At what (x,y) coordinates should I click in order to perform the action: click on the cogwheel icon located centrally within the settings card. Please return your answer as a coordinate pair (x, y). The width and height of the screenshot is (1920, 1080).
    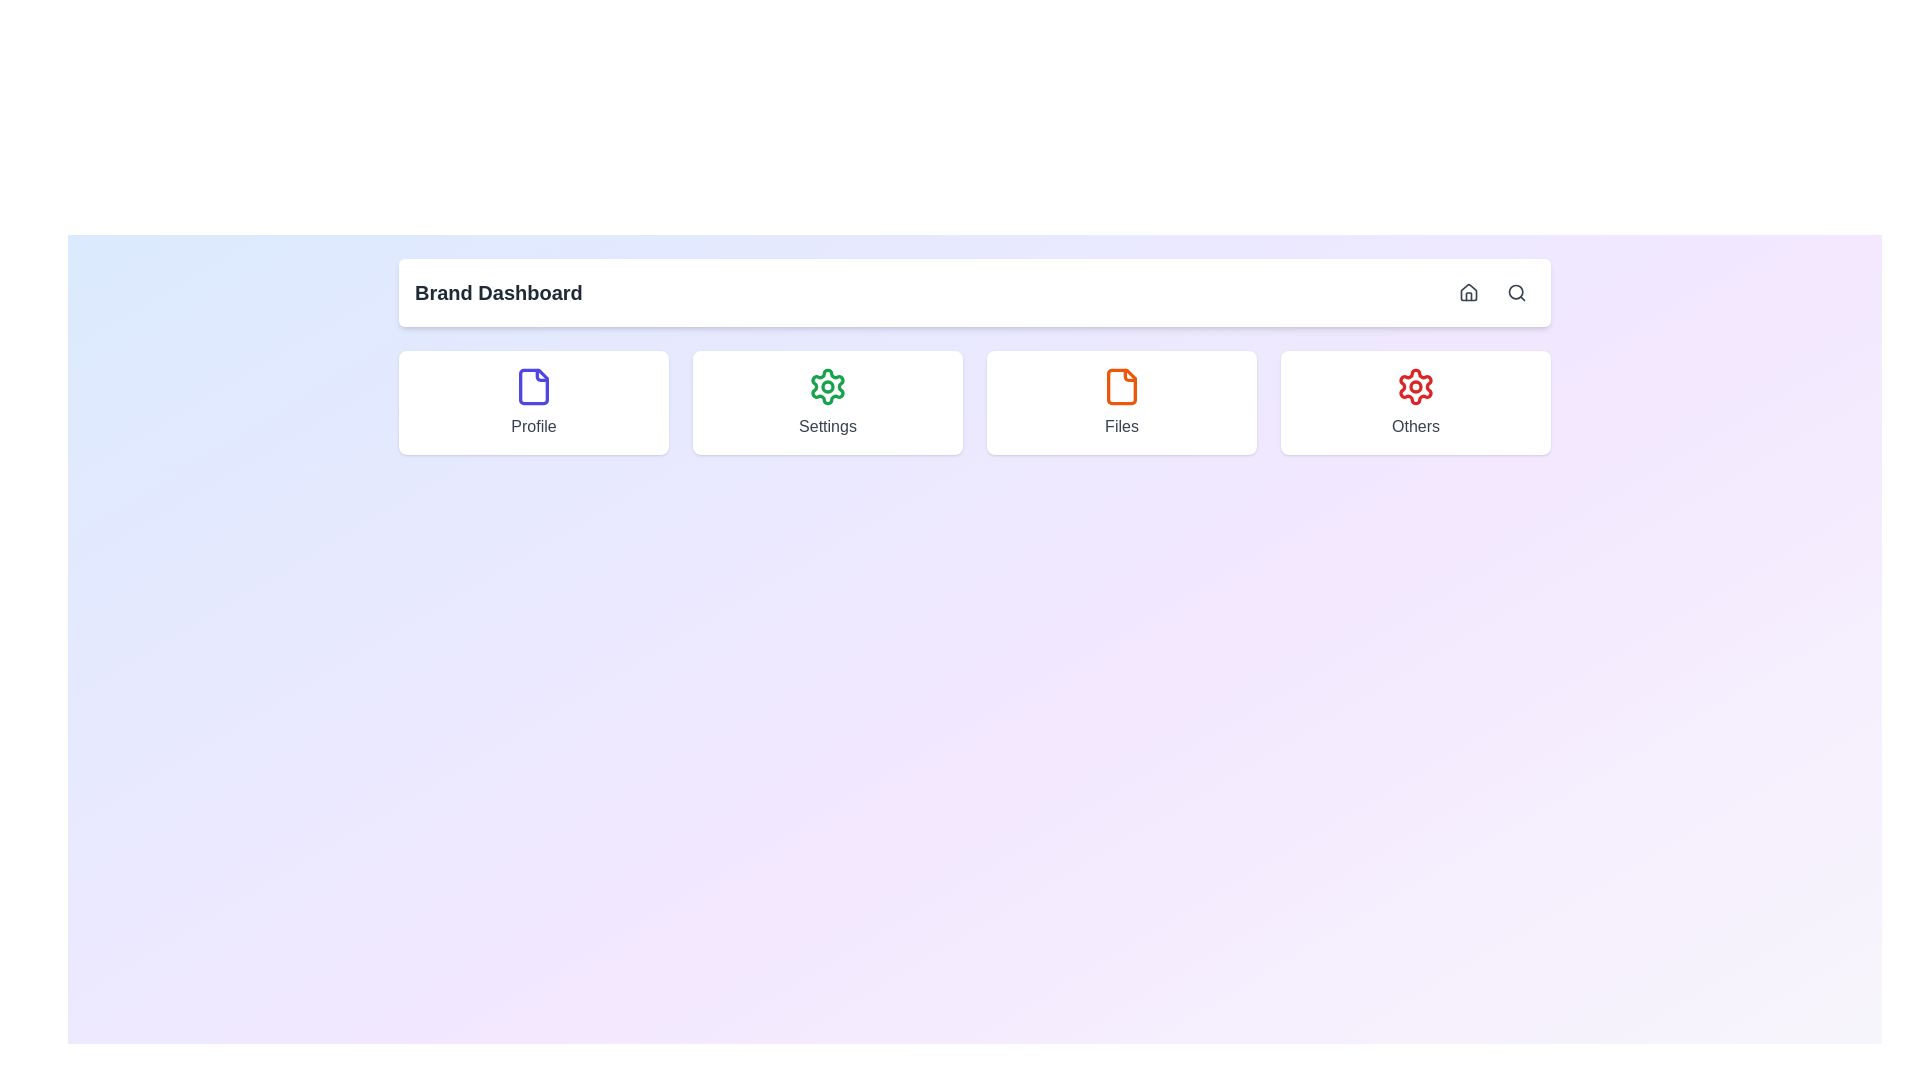
    Looking at the image, I should click on (828, 386).